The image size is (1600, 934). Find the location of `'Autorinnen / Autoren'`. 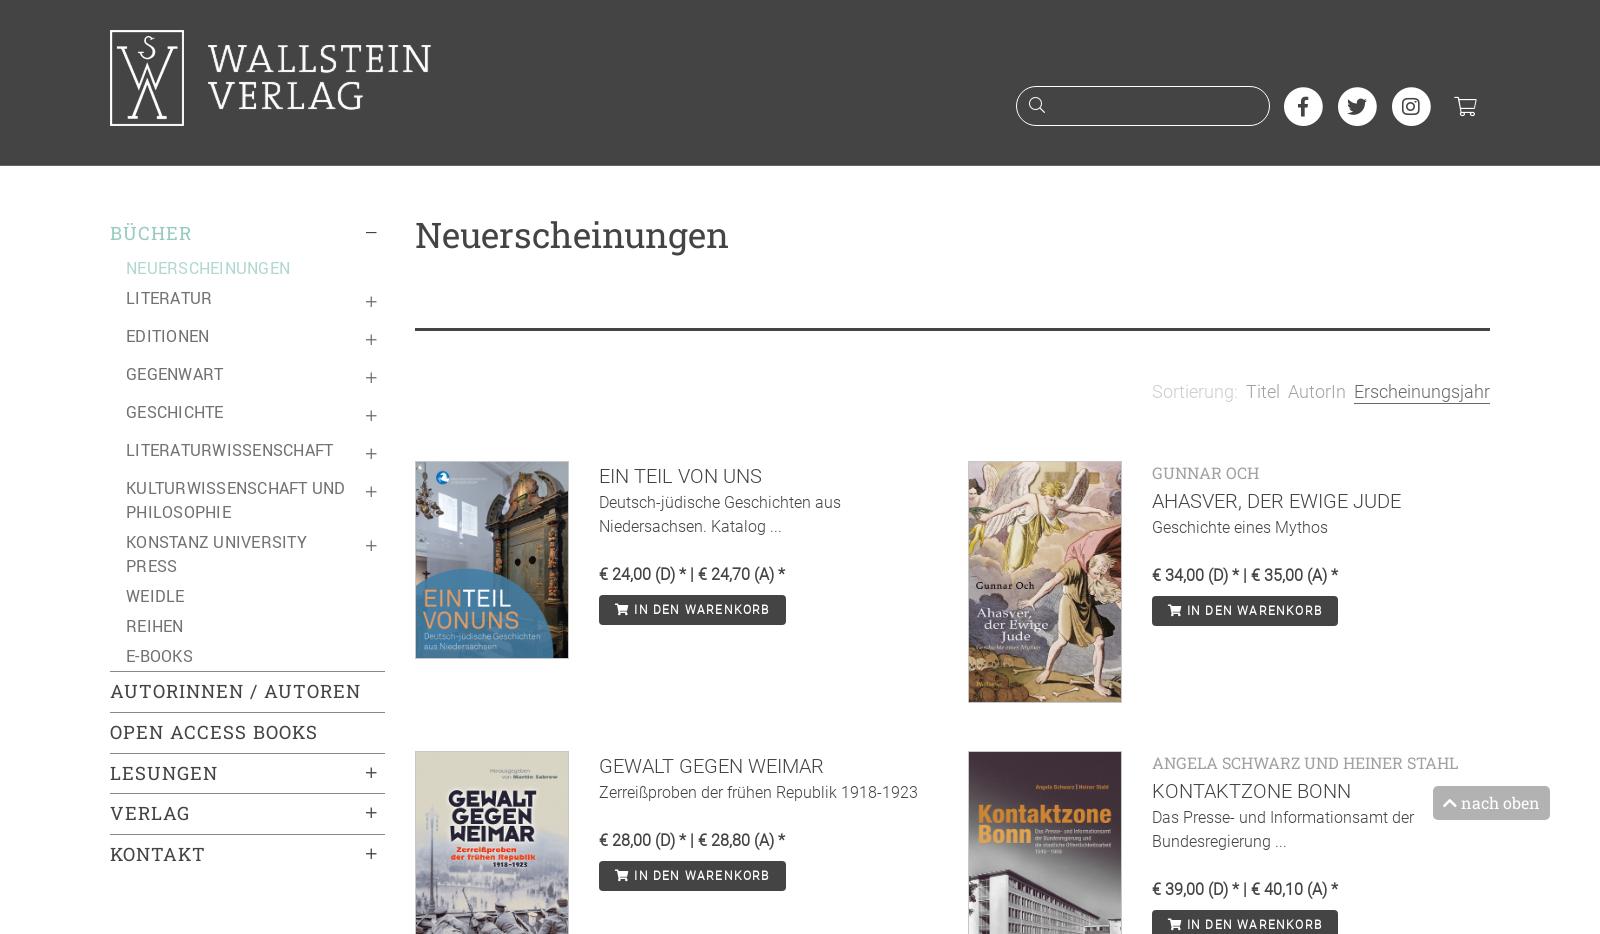

'Autorinnen / Autoren' is located at coordinates (235, 689).